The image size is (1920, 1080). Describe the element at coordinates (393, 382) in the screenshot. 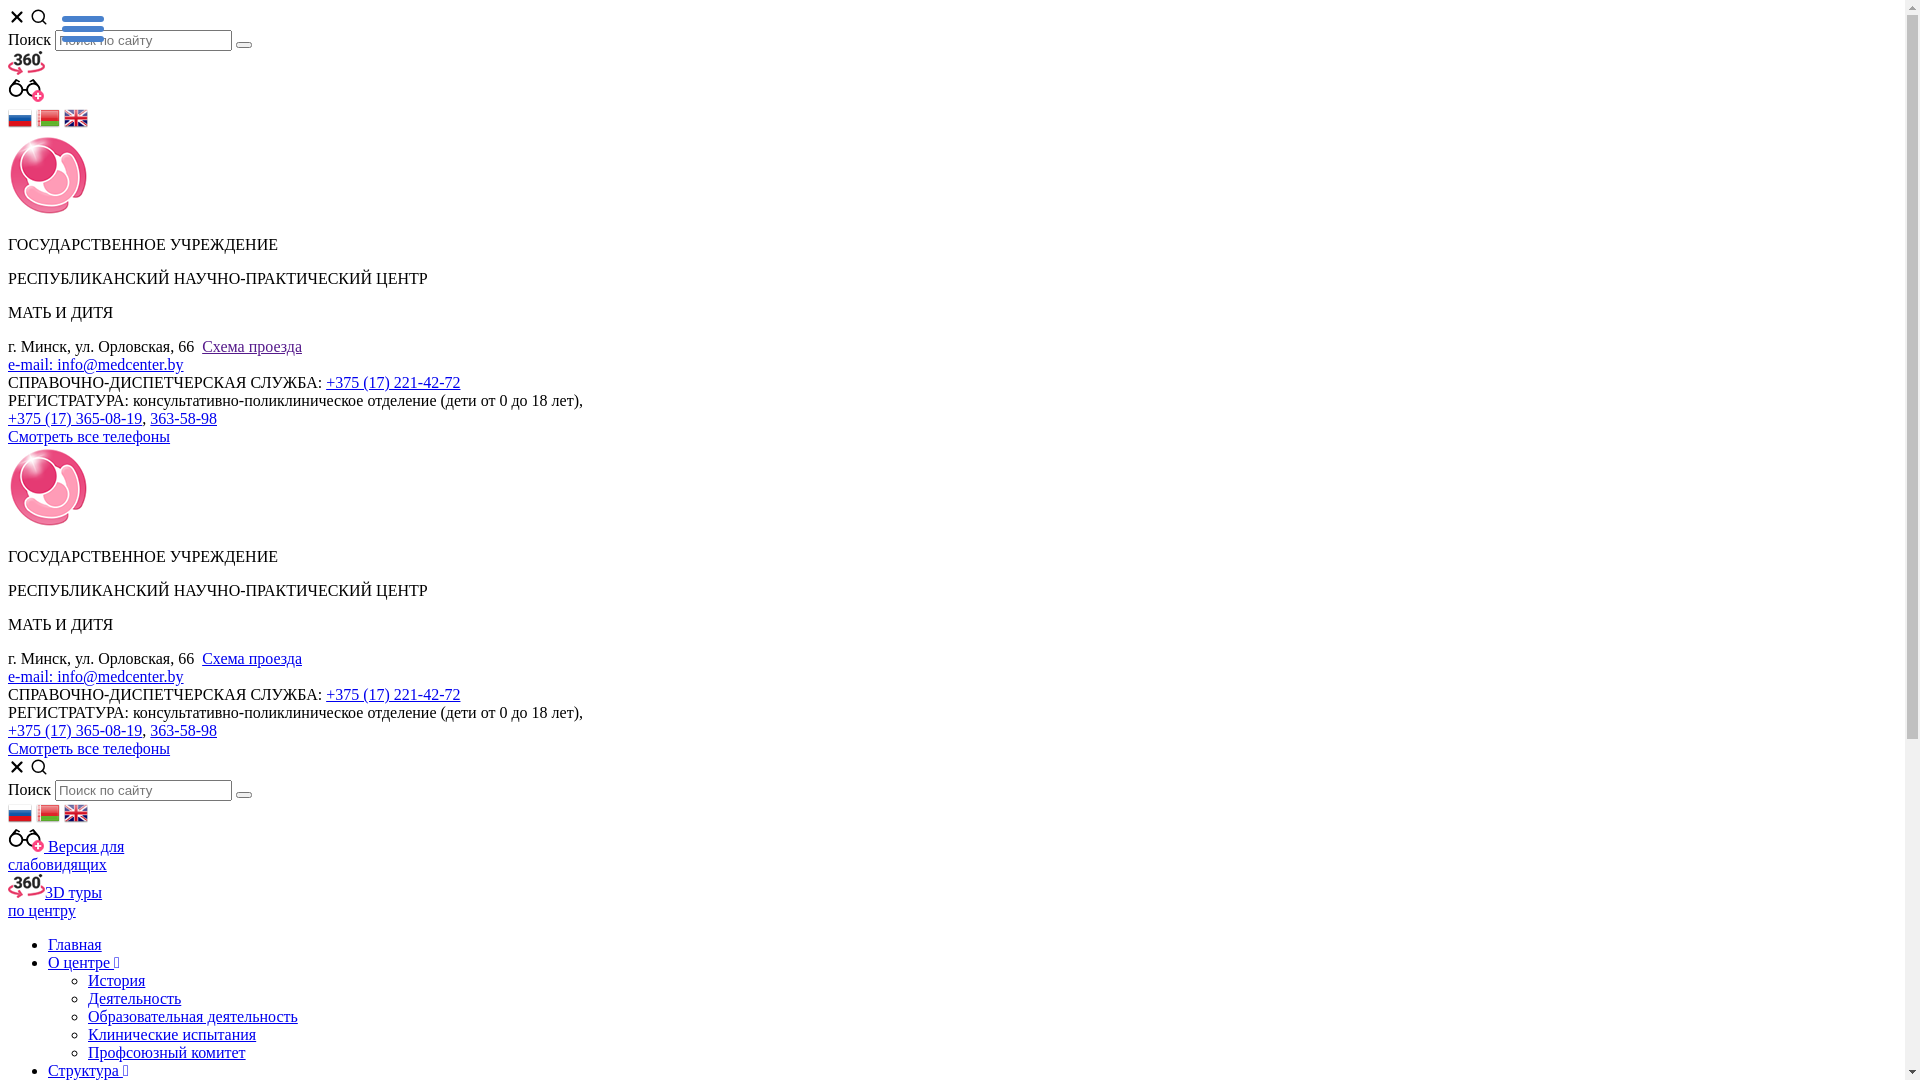

I see `'+375 (17) 221-42-72'` at that location.